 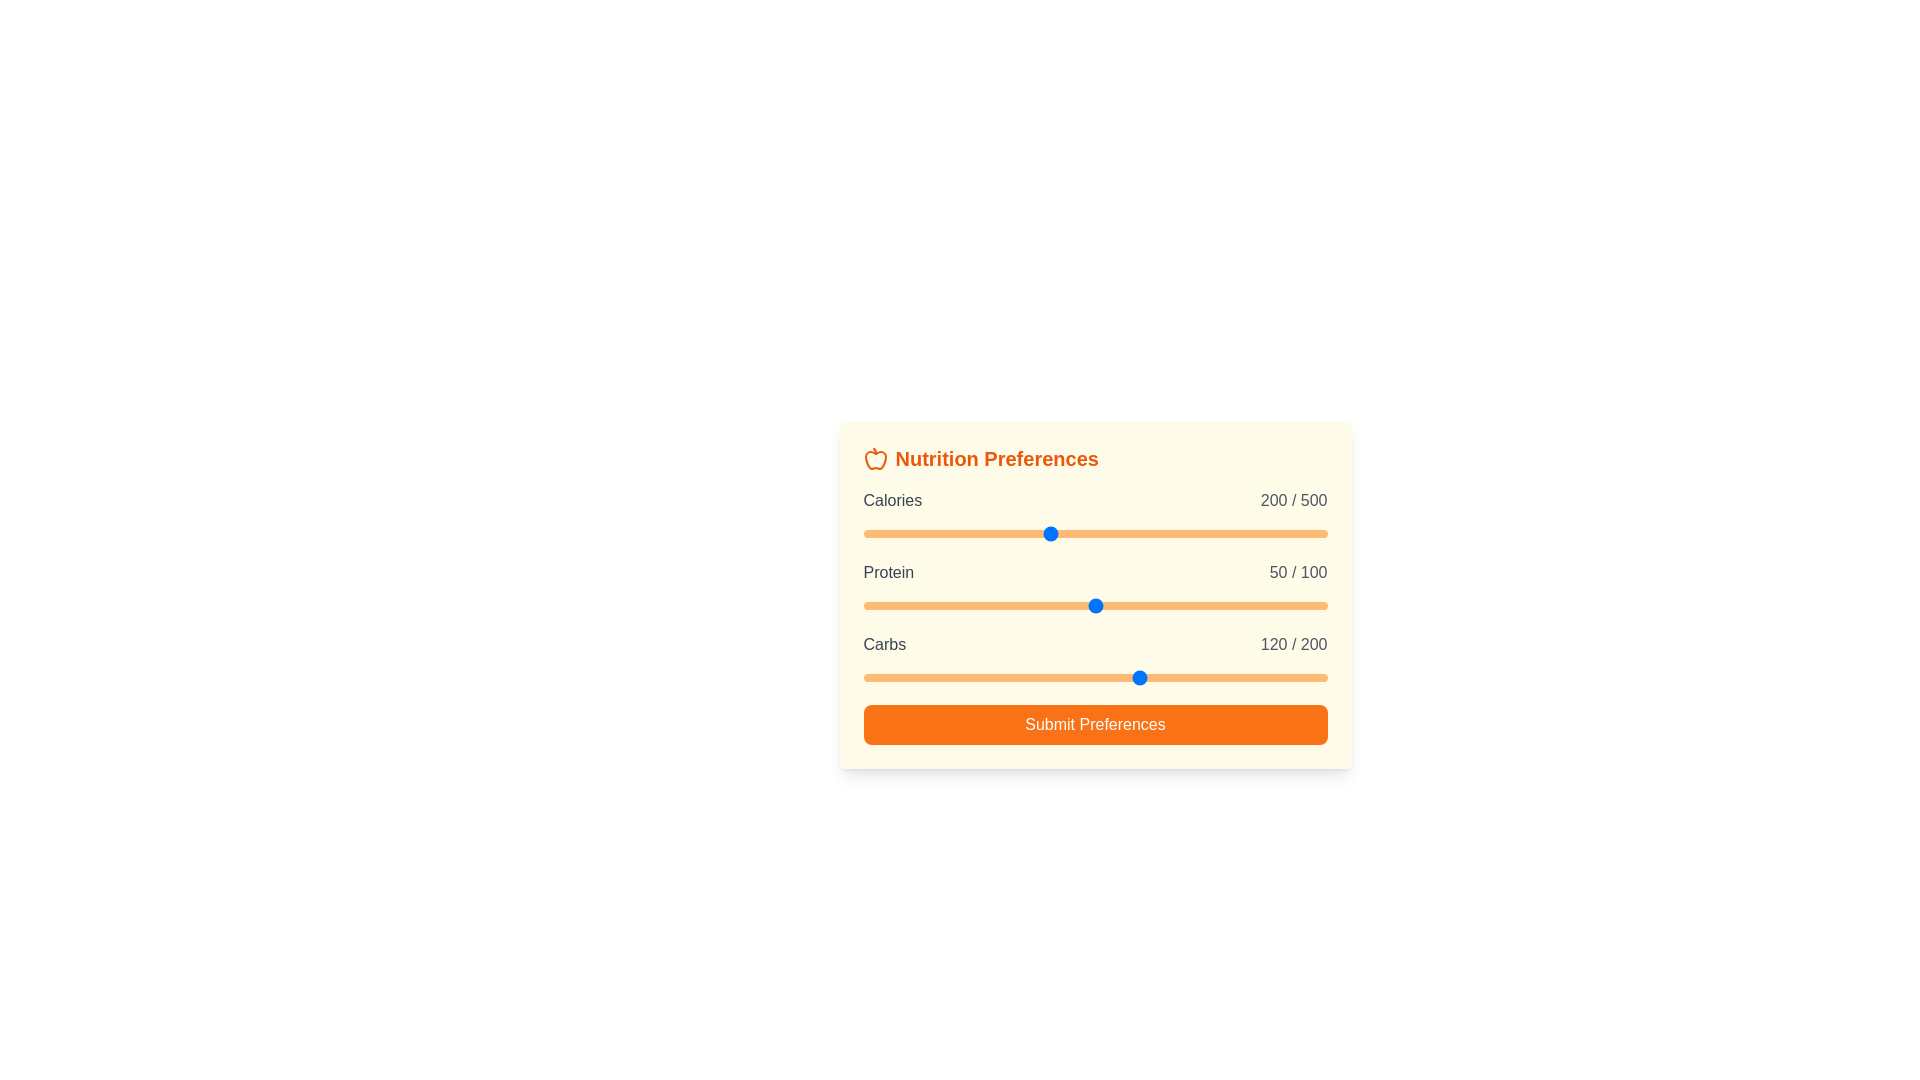 I want to click on calorie intake, so click(x=900, y=532).